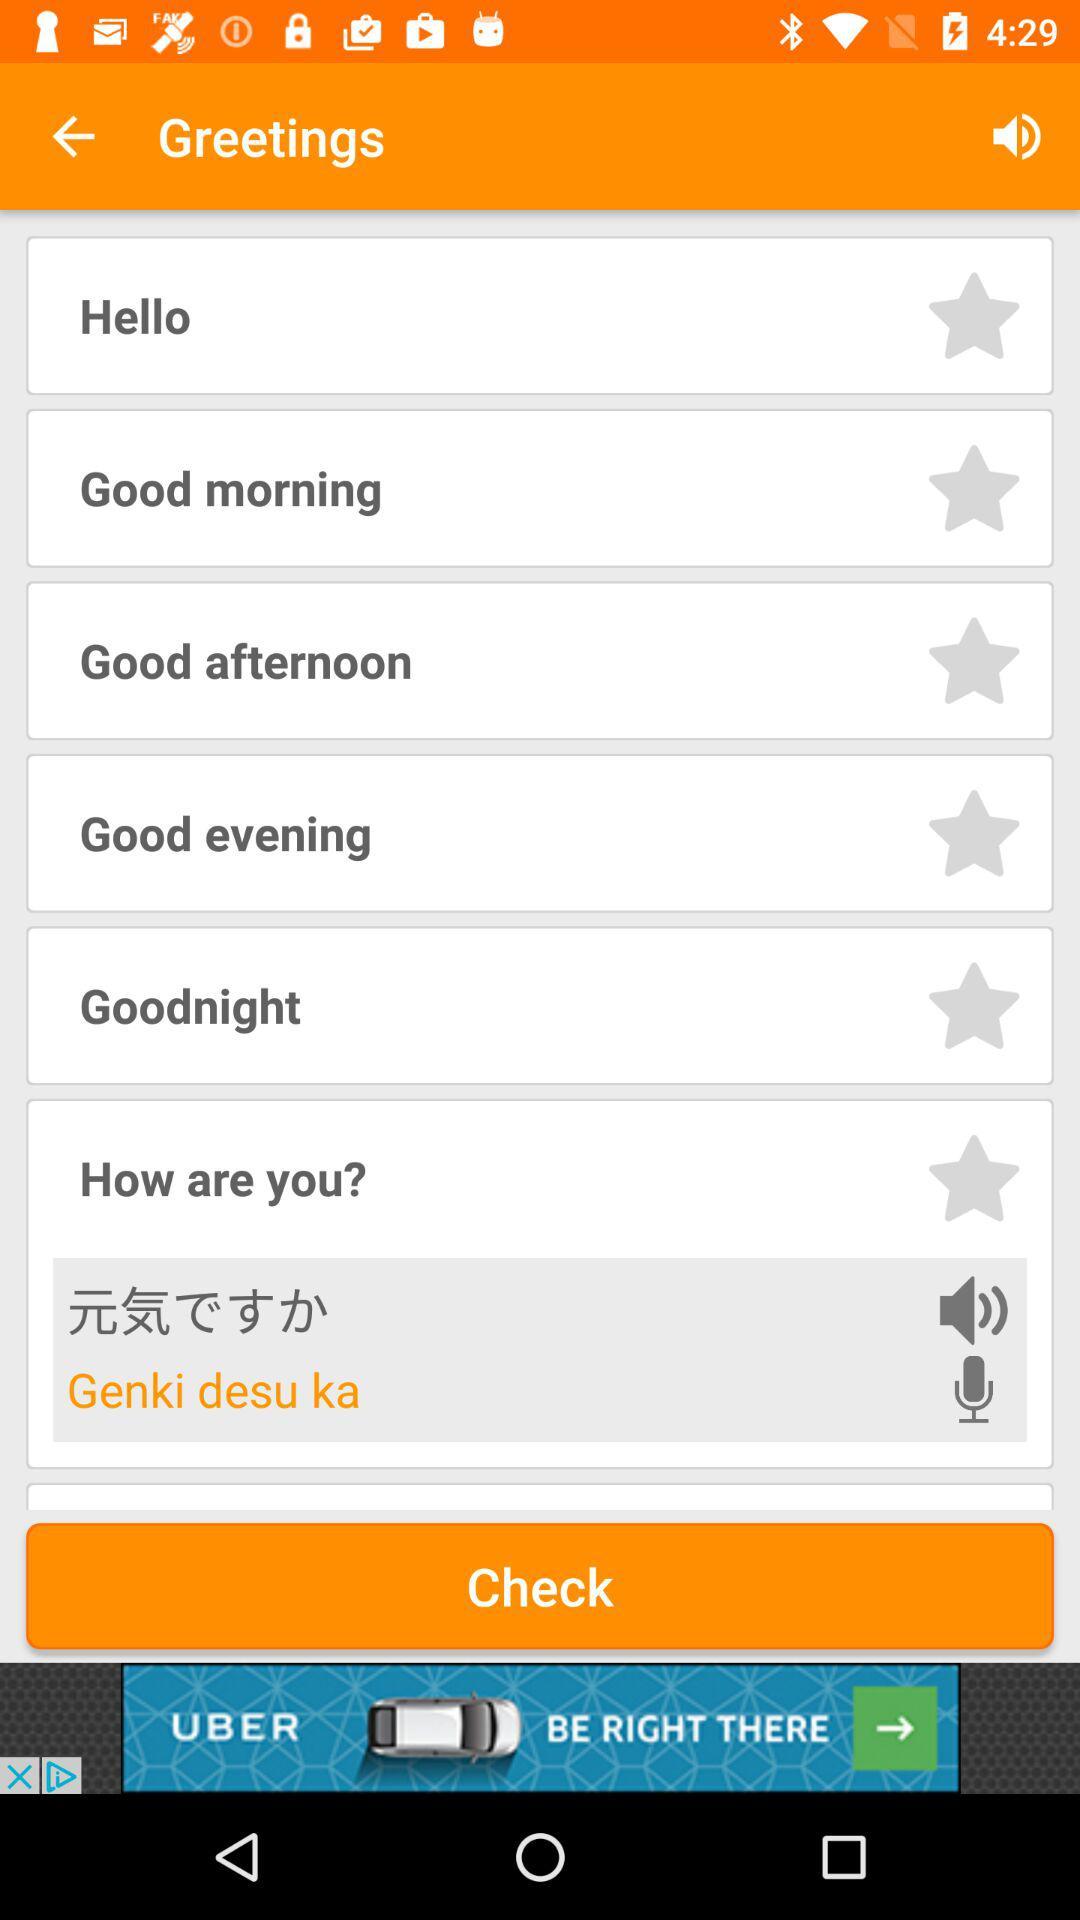 This screenshot has width=1080, height=1920. What do you see at coordinates (540, 1727) in the screenshot?
I see `click advertisement` at bounding box center [540, 1727].